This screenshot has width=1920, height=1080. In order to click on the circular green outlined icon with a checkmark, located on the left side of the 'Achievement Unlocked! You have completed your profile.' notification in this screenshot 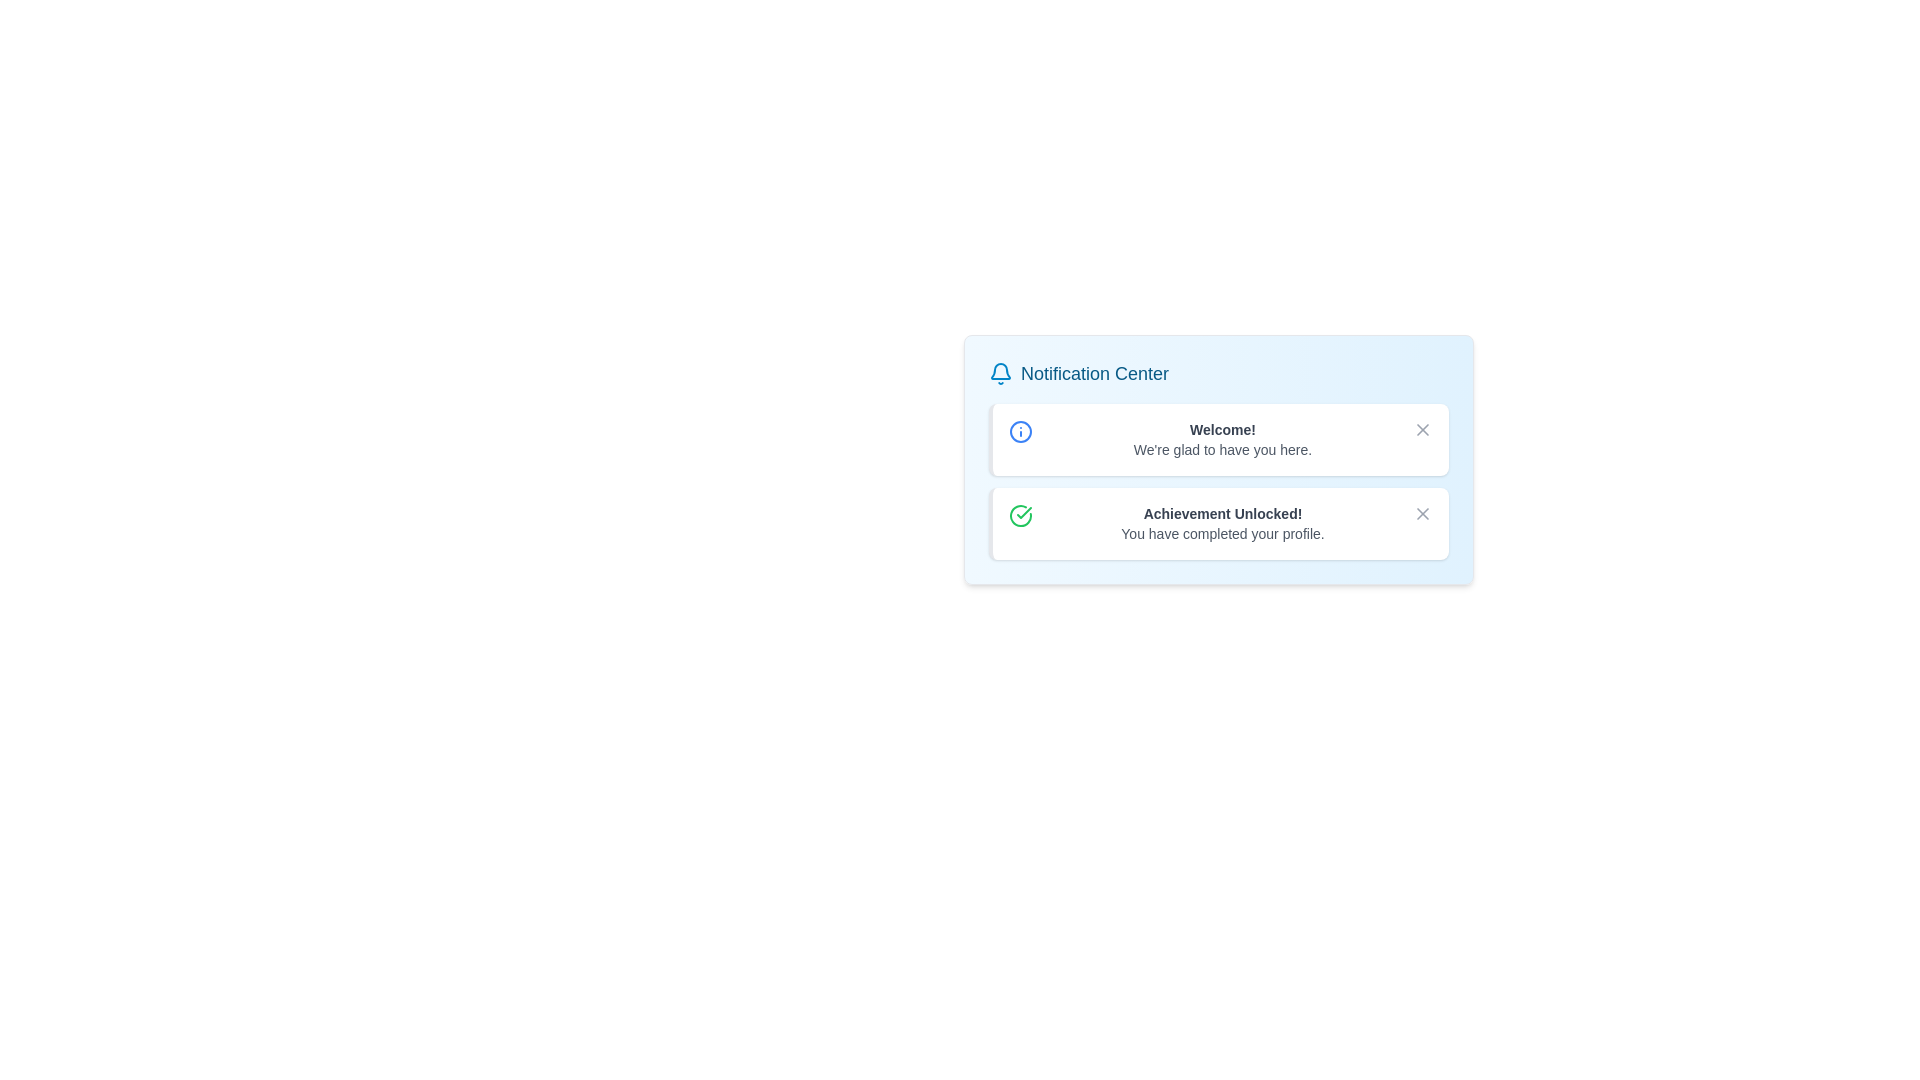, I will do `click(1021, 515)`.